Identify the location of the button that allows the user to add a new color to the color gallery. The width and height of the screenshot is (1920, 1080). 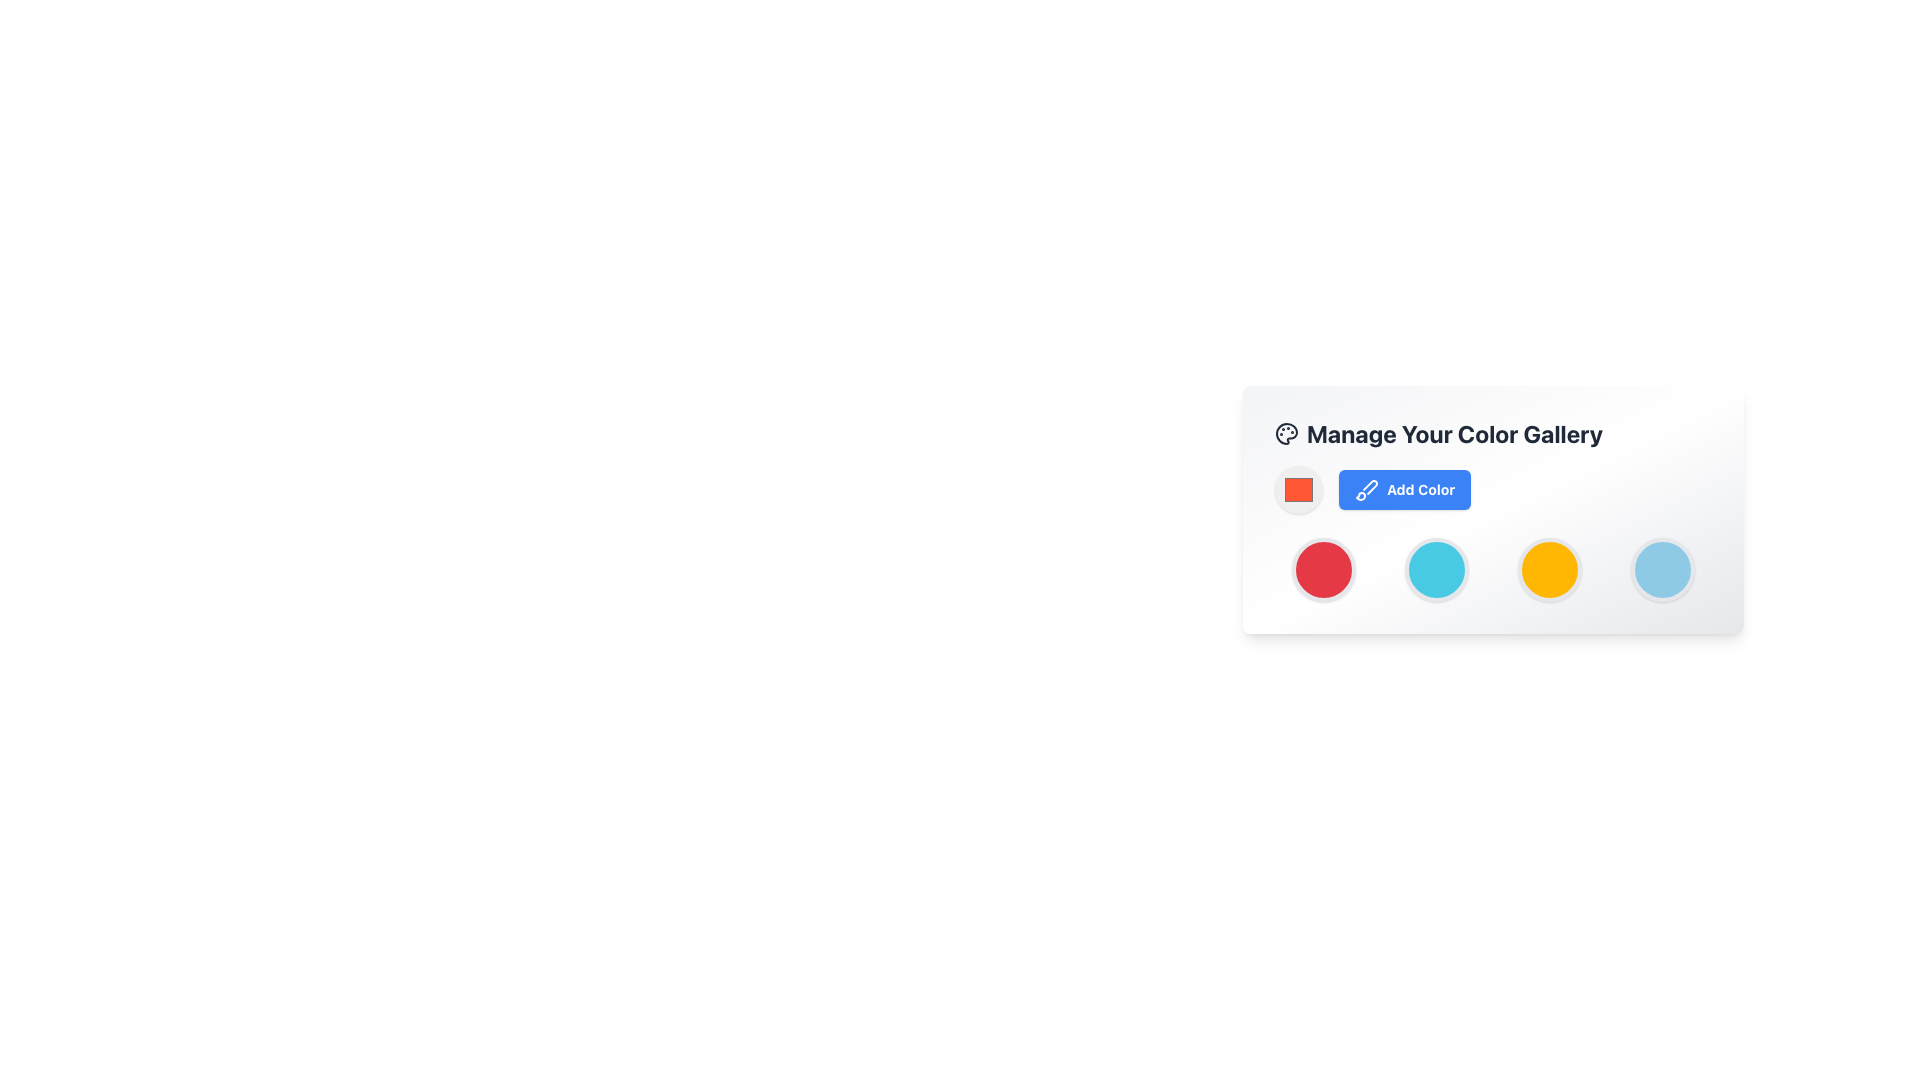
(1404, 489).